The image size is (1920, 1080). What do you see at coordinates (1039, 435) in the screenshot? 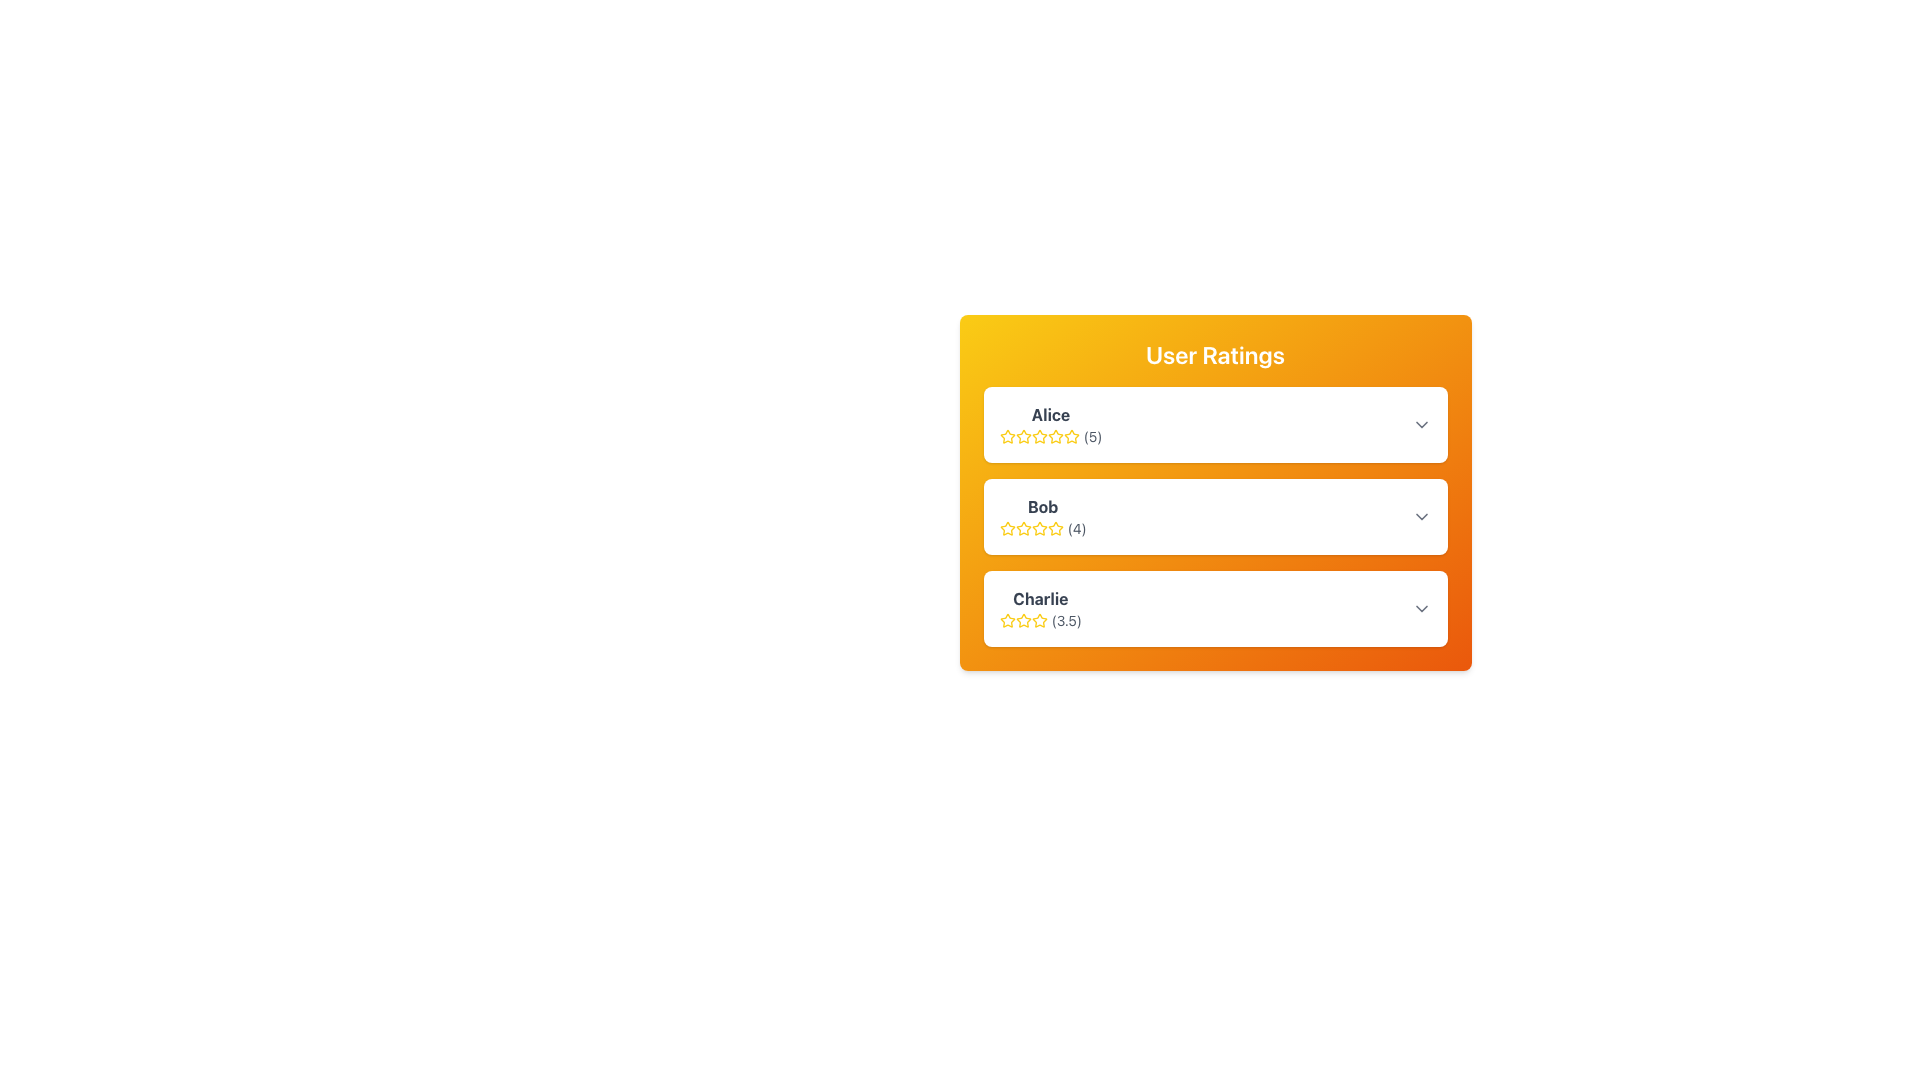
I see `the fourth star-shaped icon with a yellow border in the ratings row labeled 'Alice'` at bounding box center [1039, 435].